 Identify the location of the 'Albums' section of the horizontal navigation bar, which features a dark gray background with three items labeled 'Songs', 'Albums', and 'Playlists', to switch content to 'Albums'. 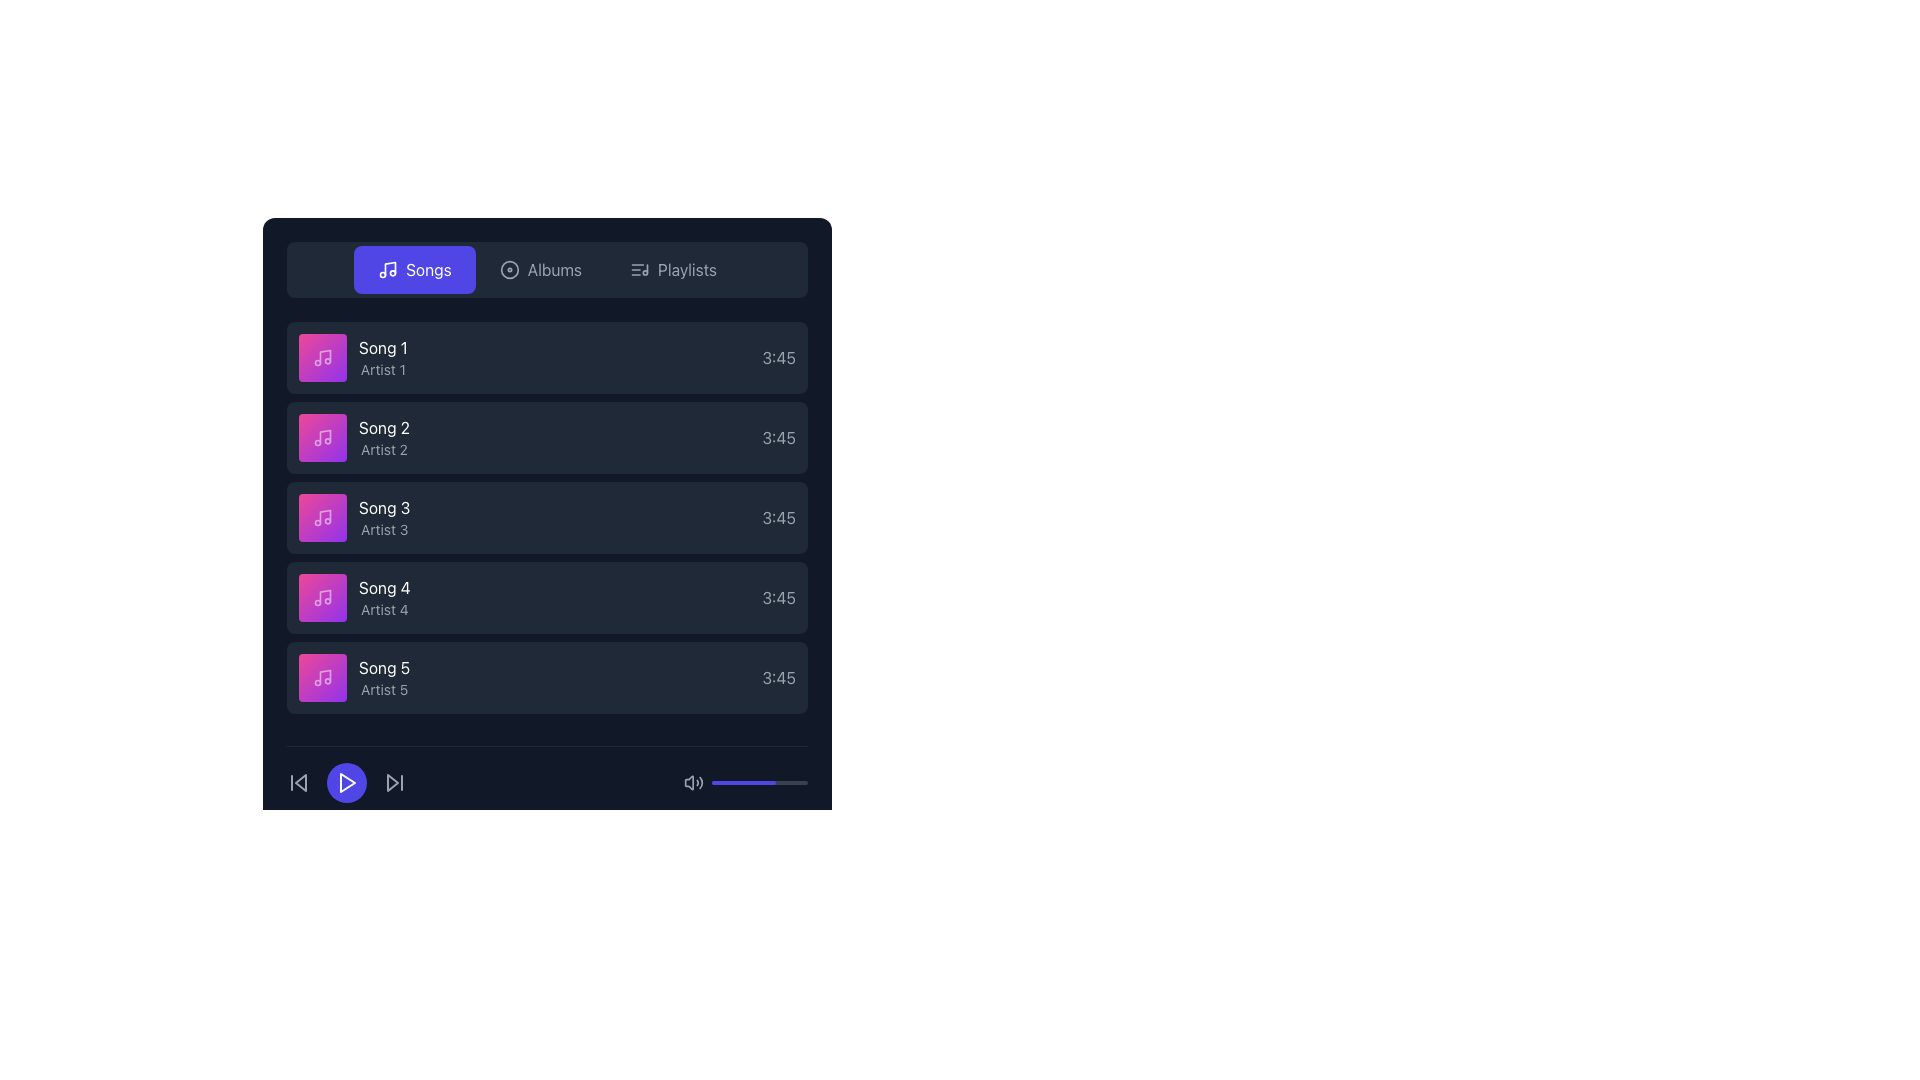
(547, 270).